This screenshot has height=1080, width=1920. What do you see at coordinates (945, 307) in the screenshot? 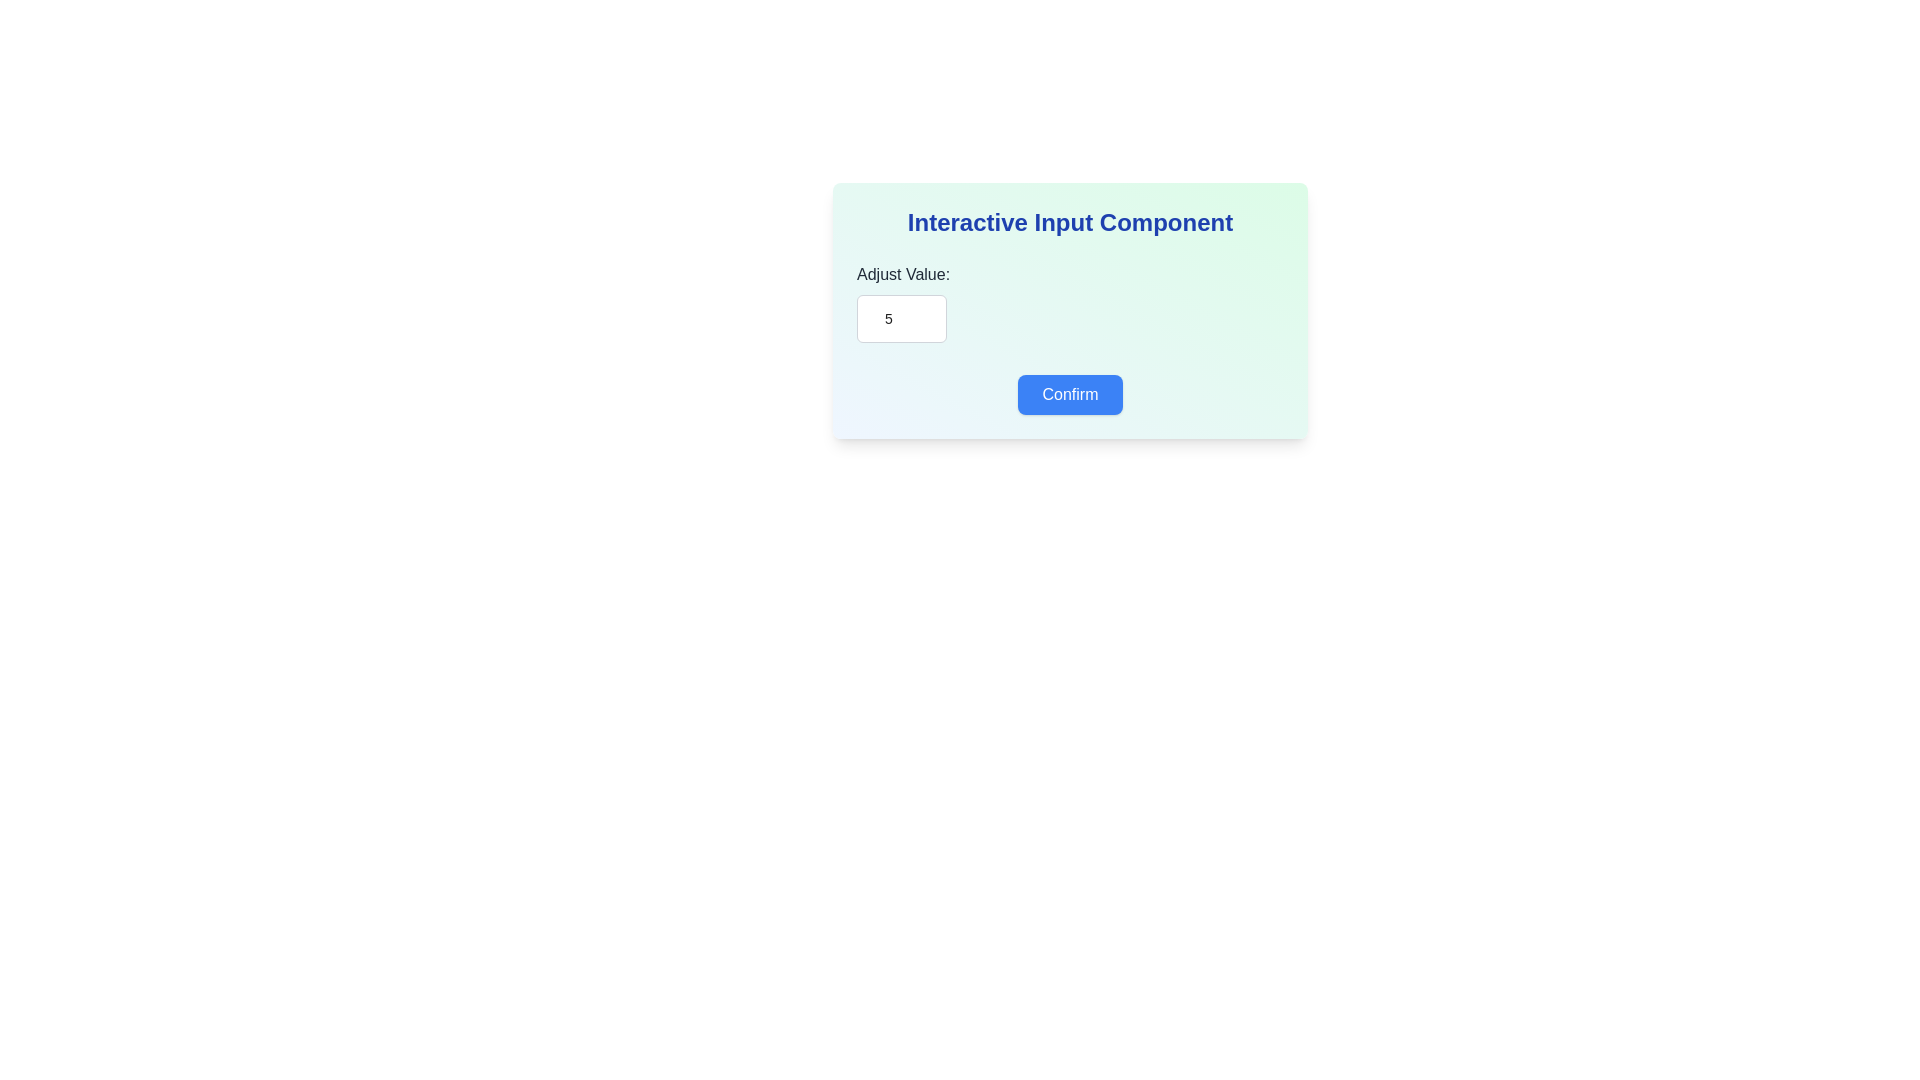
I see `the upward-pointing button located directly above the downward-pointing button to increase the numeric value in the adjacent input field` at bounding box center [945, 307].